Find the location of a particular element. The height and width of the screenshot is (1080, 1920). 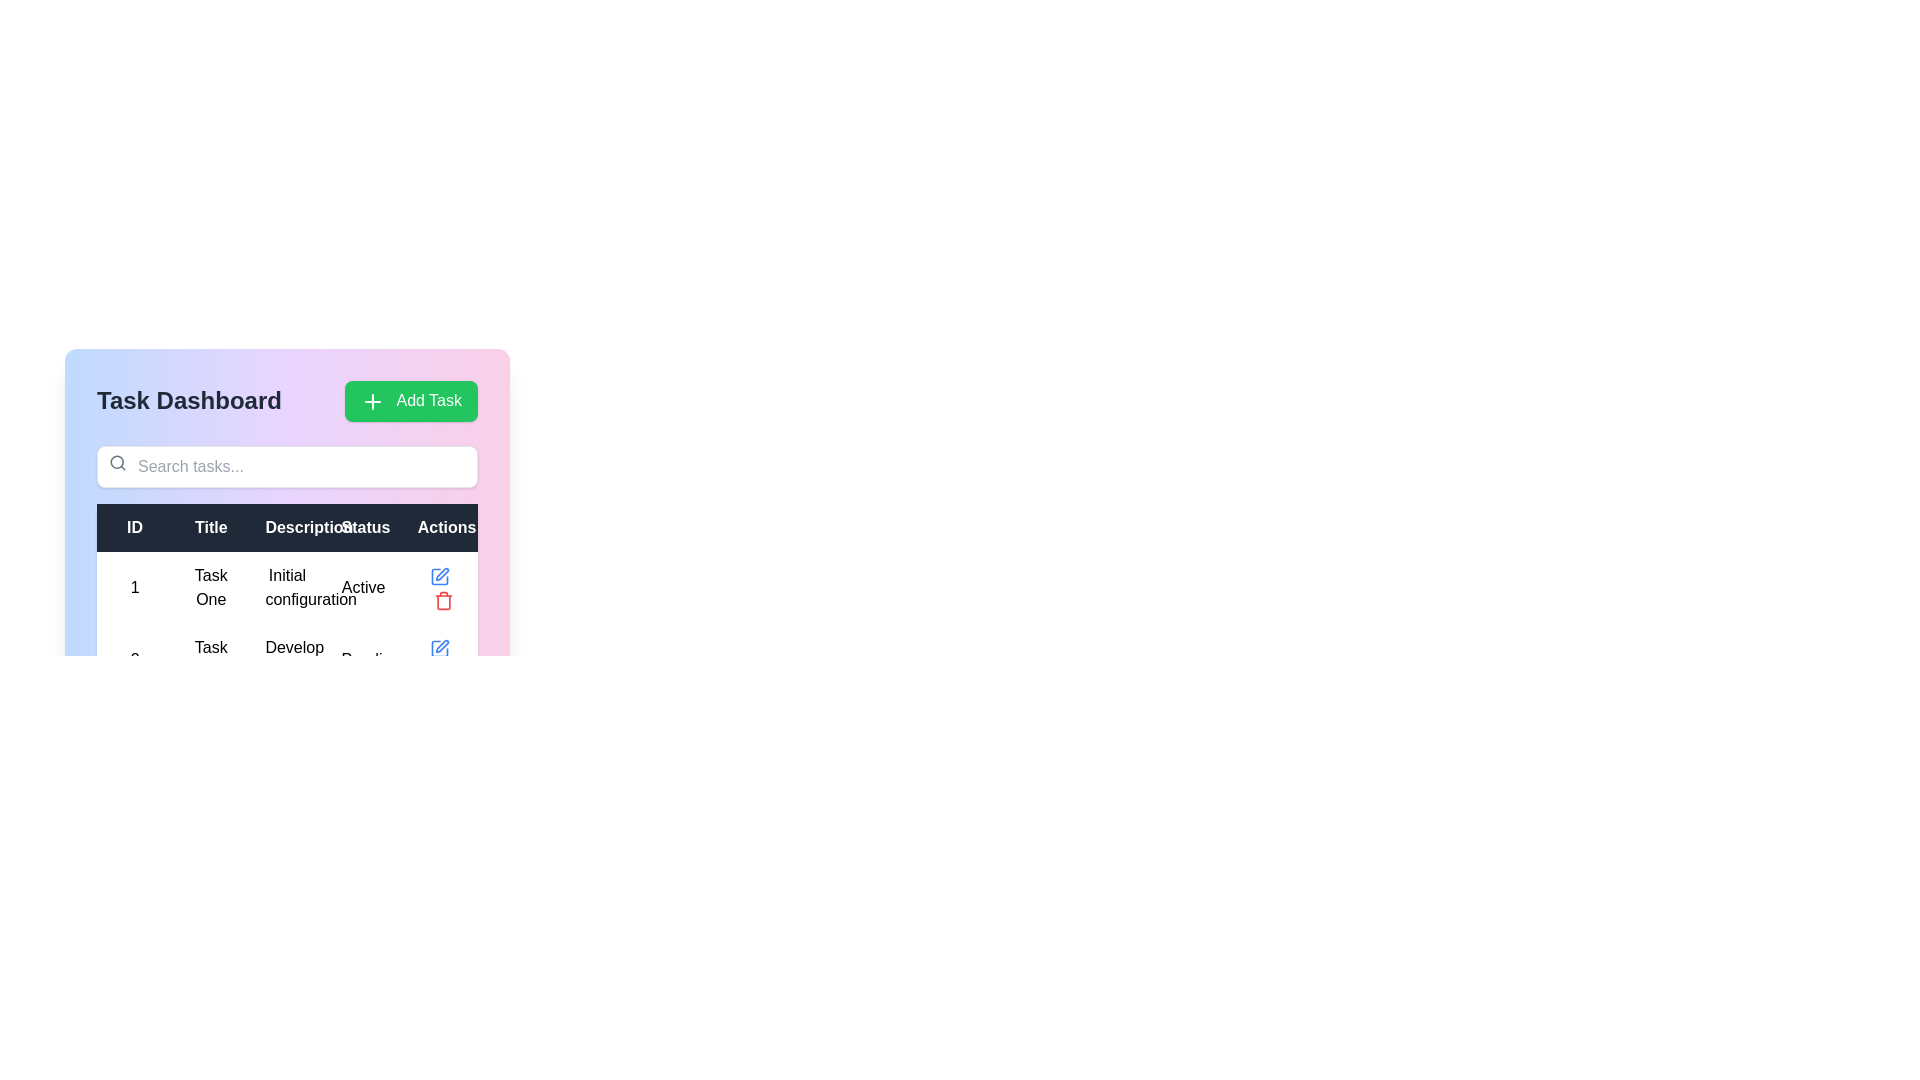

the 'Actions' text label in the table header, which is displayed in white text on a dark blue background and is the fifth column's header is located at coordinates (438, 526).